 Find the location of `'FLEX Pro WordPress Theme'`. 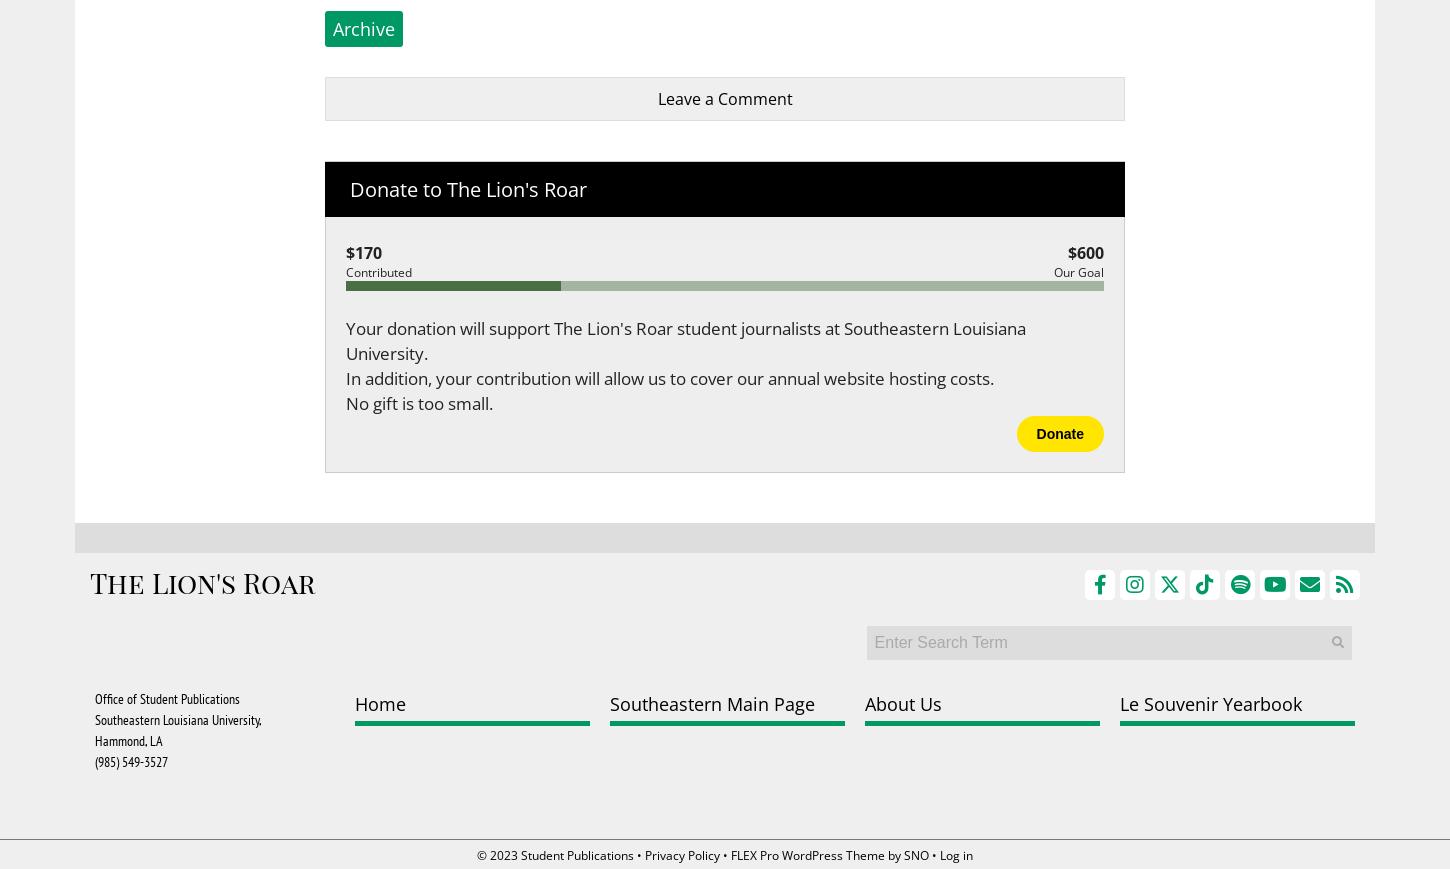

'FLEX Pro WordPress Theme' is located at coordinates (730, 855).